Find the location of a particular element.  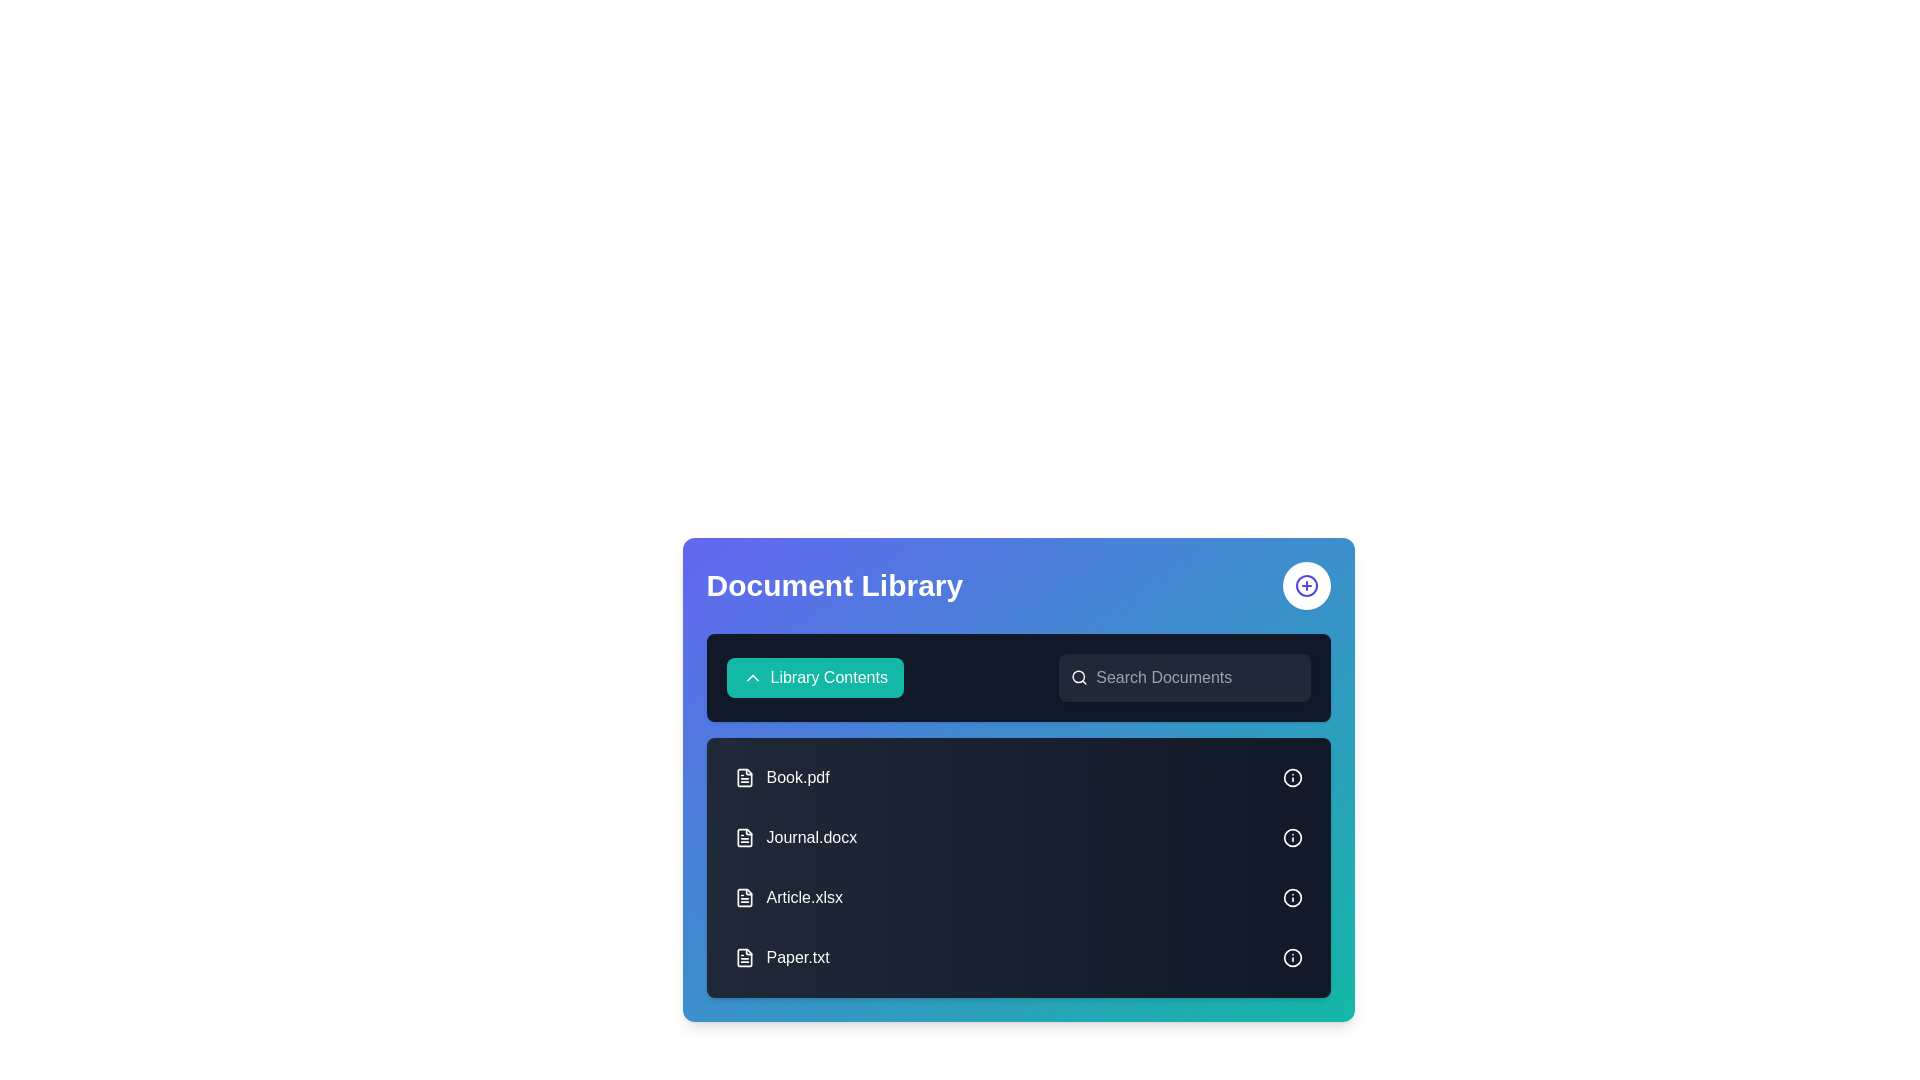

the entry for the file named 'Article.xlsx' in the Document Library is located at coordinates (787, 897).